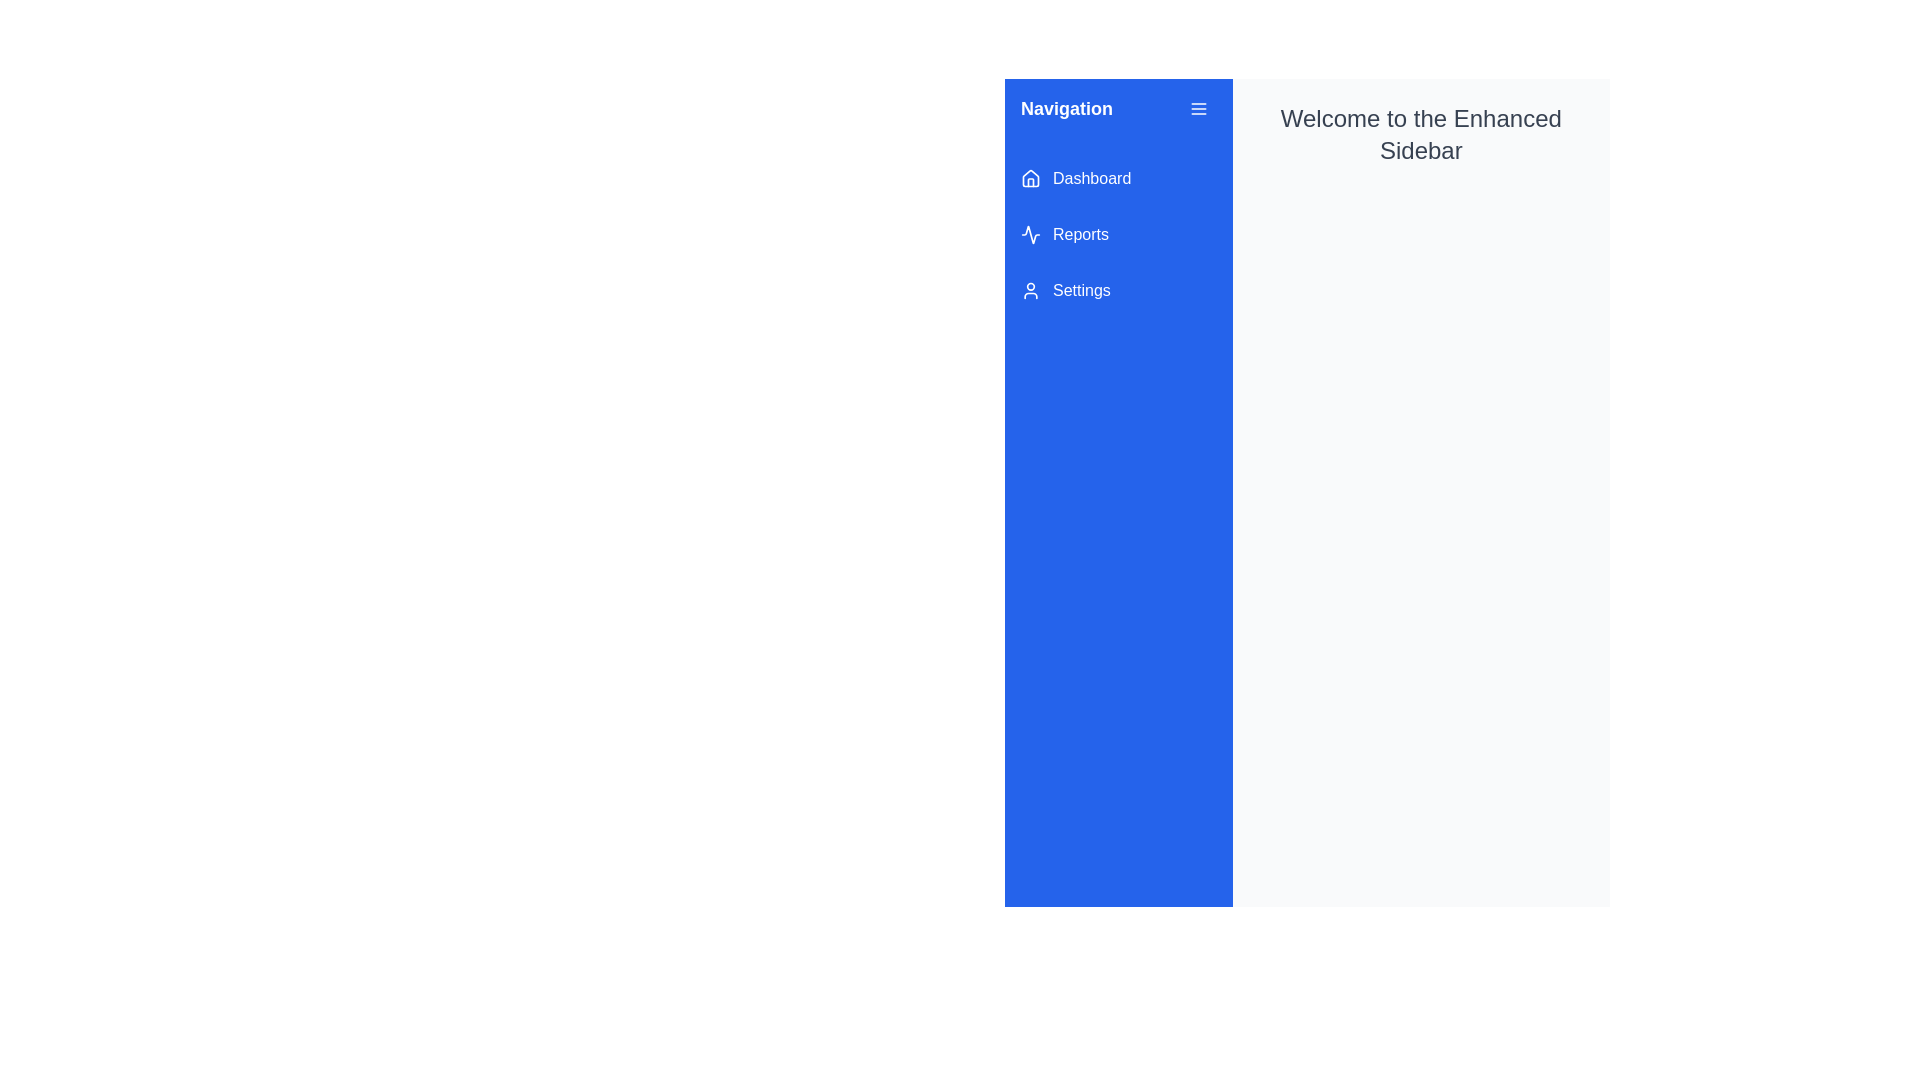 The width and height of the screenshot is (1920, 1080). What do you see at coordinates (1031, 290) in the screenshot?
I see `the user settings icon located in the left sidebar under the 'Settings' section, which is the first icon before the text 'Settings'` at bounding box center [1031, 290].